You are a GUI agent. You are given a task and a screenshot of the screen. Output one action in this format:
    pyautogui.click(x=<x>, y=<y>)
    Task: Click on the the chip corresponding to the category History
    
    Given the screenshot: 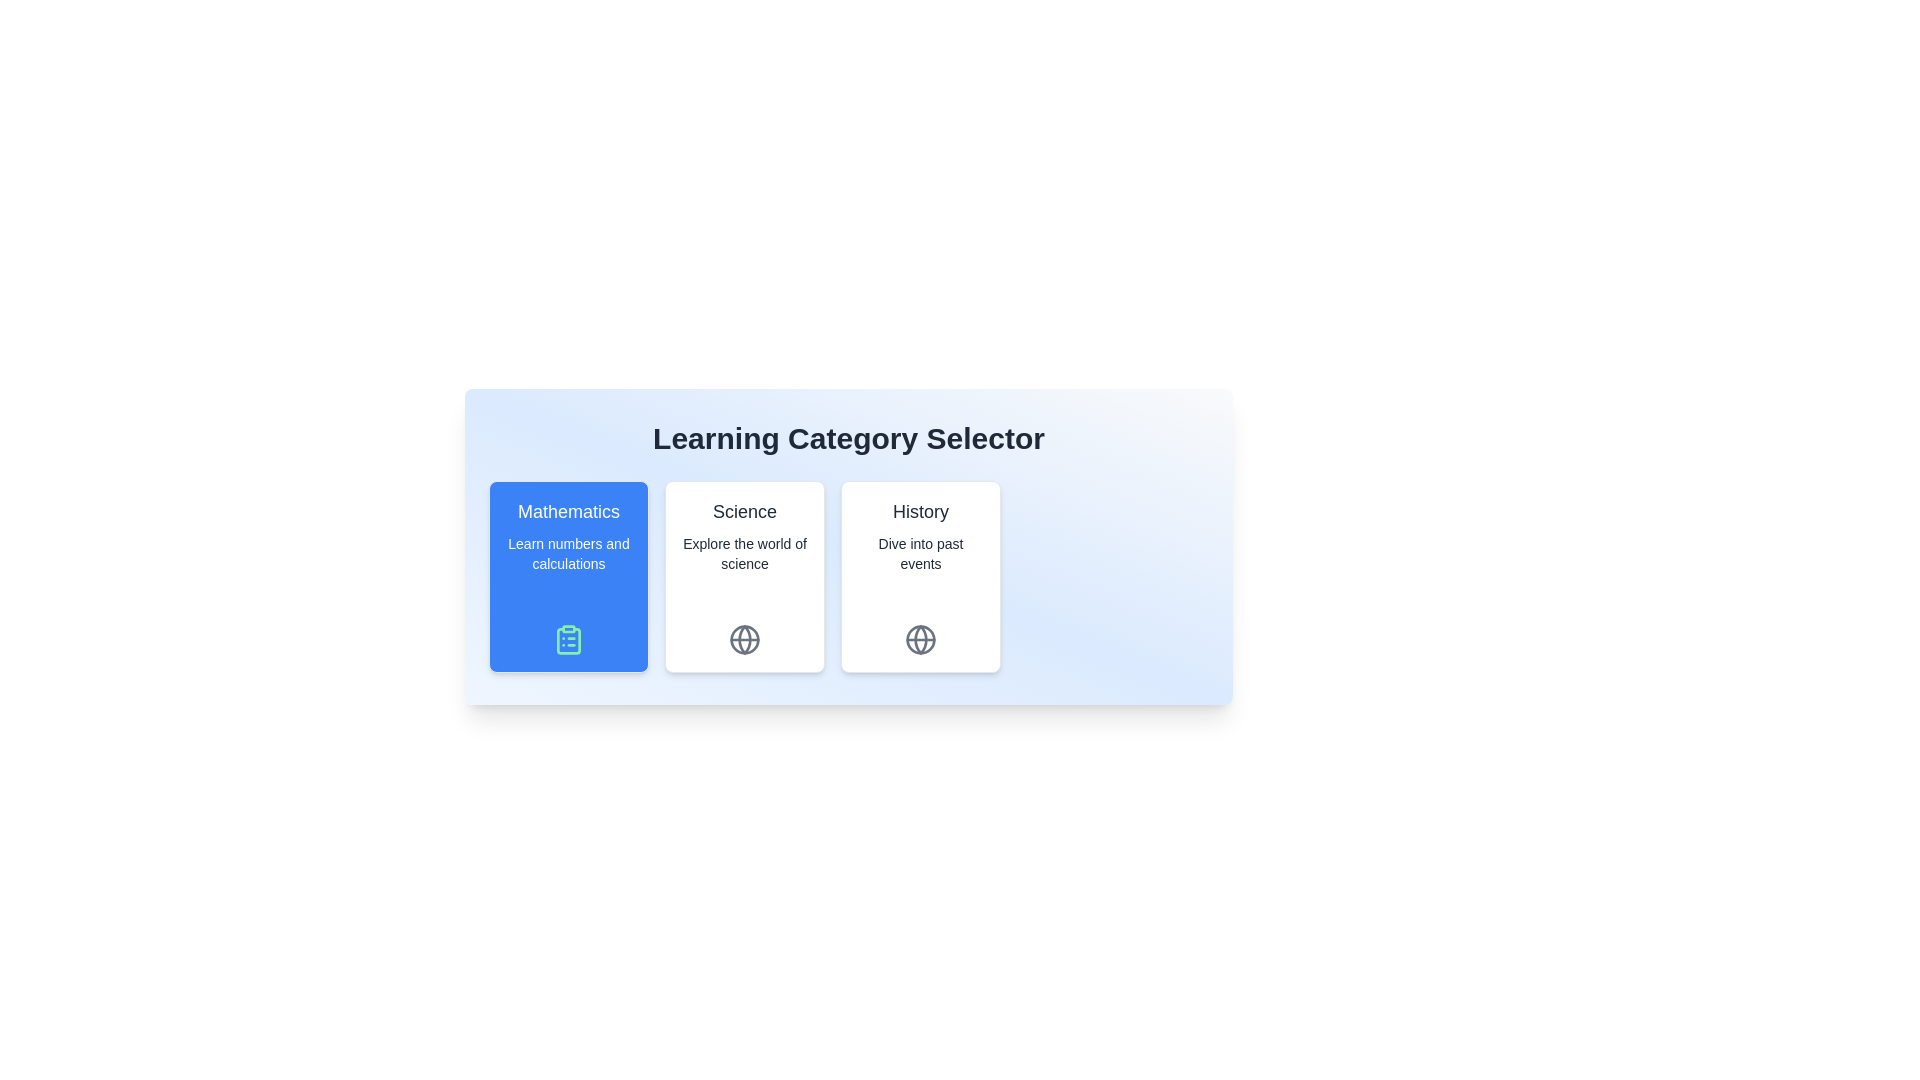 What is the action you would take?
    pyautogui.click(x=920, y=577)
    